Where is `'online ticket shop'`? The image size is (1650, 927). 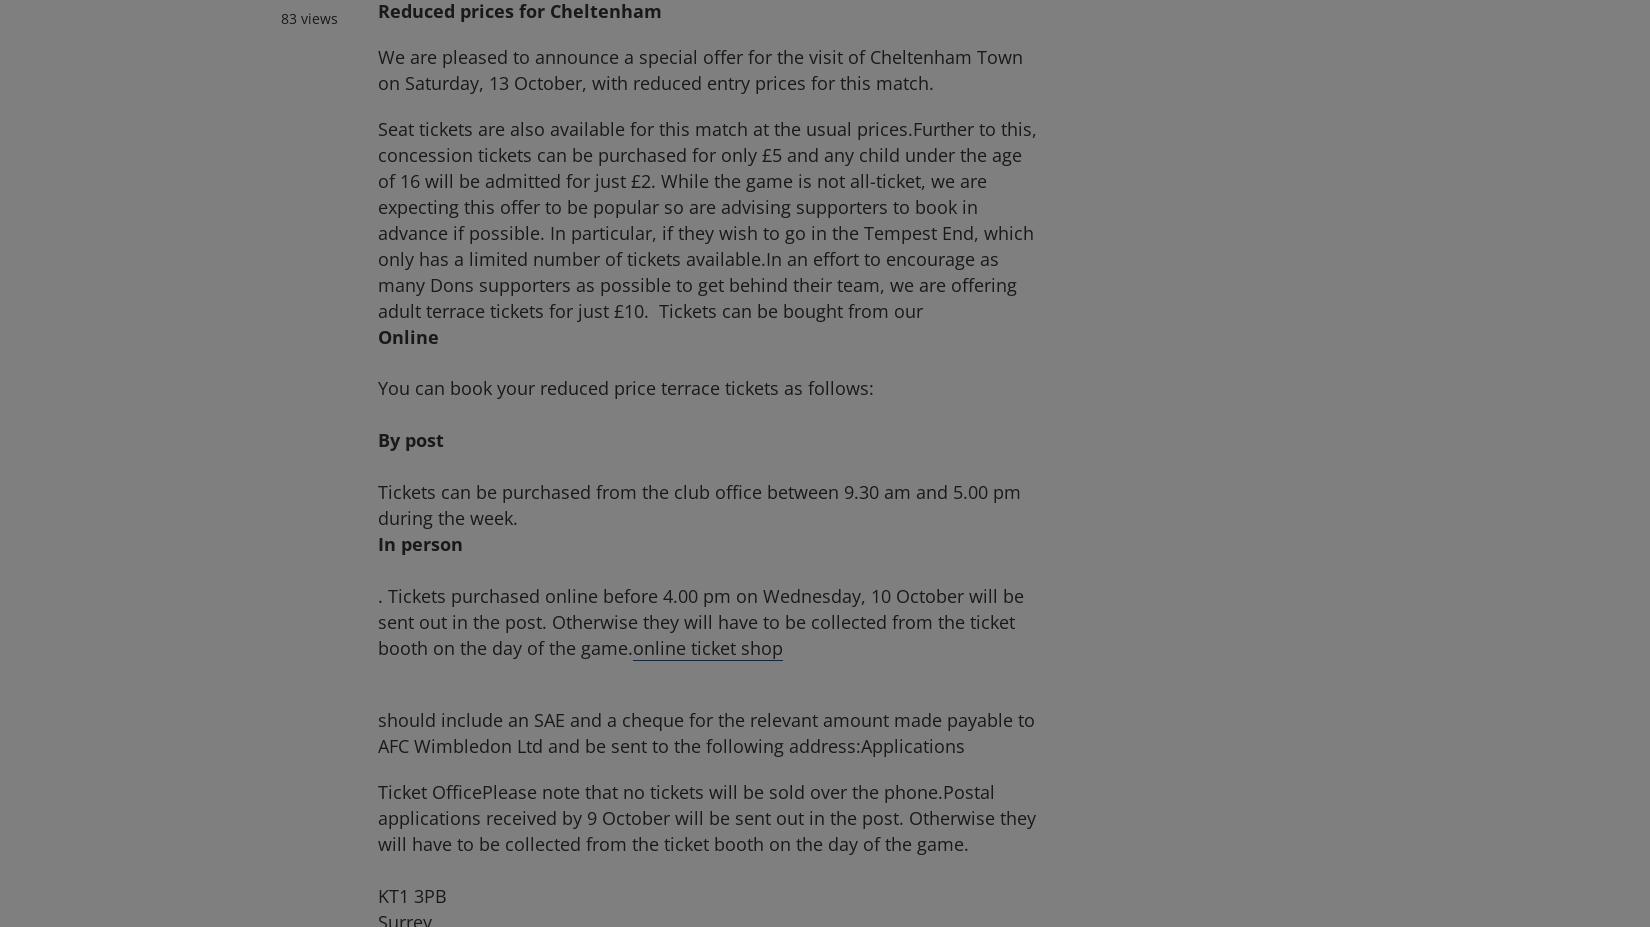
'online ticket shop' is located at coordinates (707, 646).